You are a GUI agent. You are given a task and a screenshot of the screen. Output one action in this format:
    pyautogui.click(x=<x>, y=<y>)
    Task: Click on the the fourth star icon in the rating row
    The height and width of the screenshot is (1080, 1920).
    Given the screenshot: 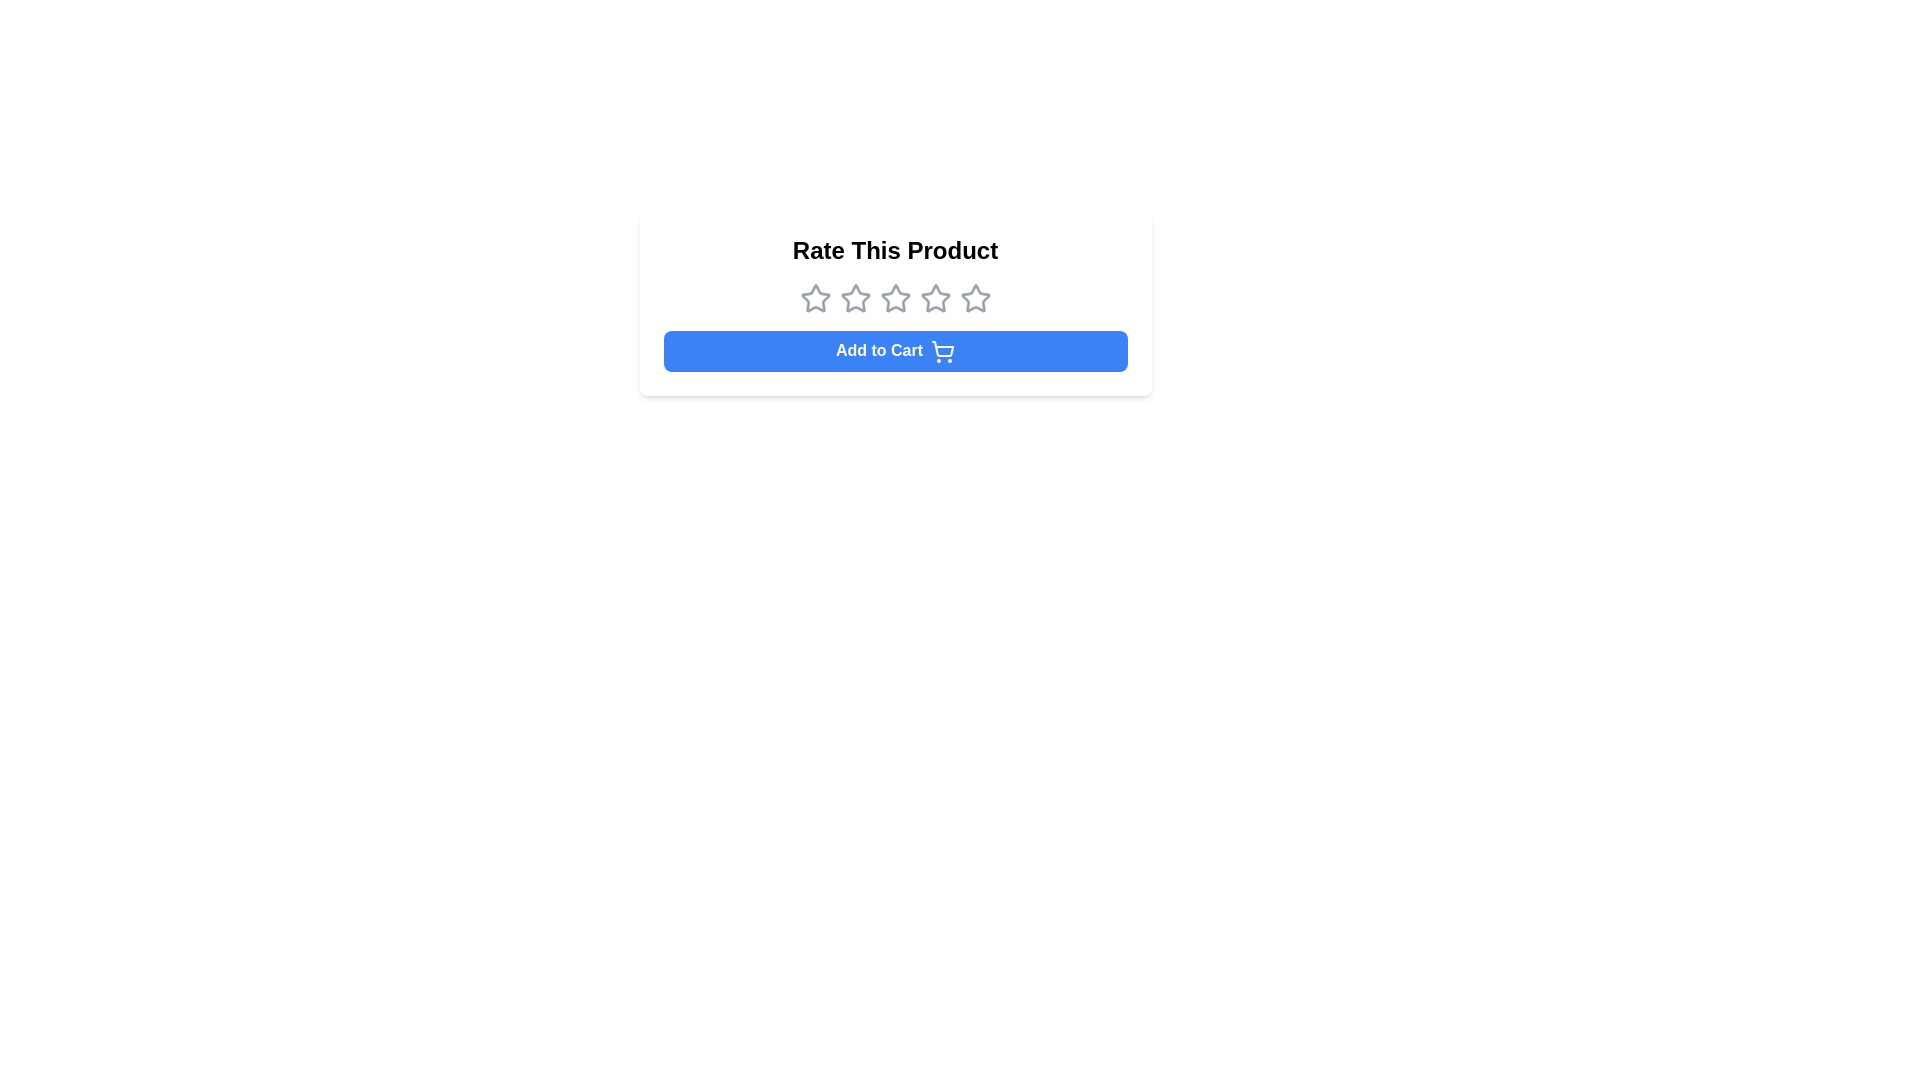 What is the action you would take?
    pyautogui.click(x=934, y=297)
    